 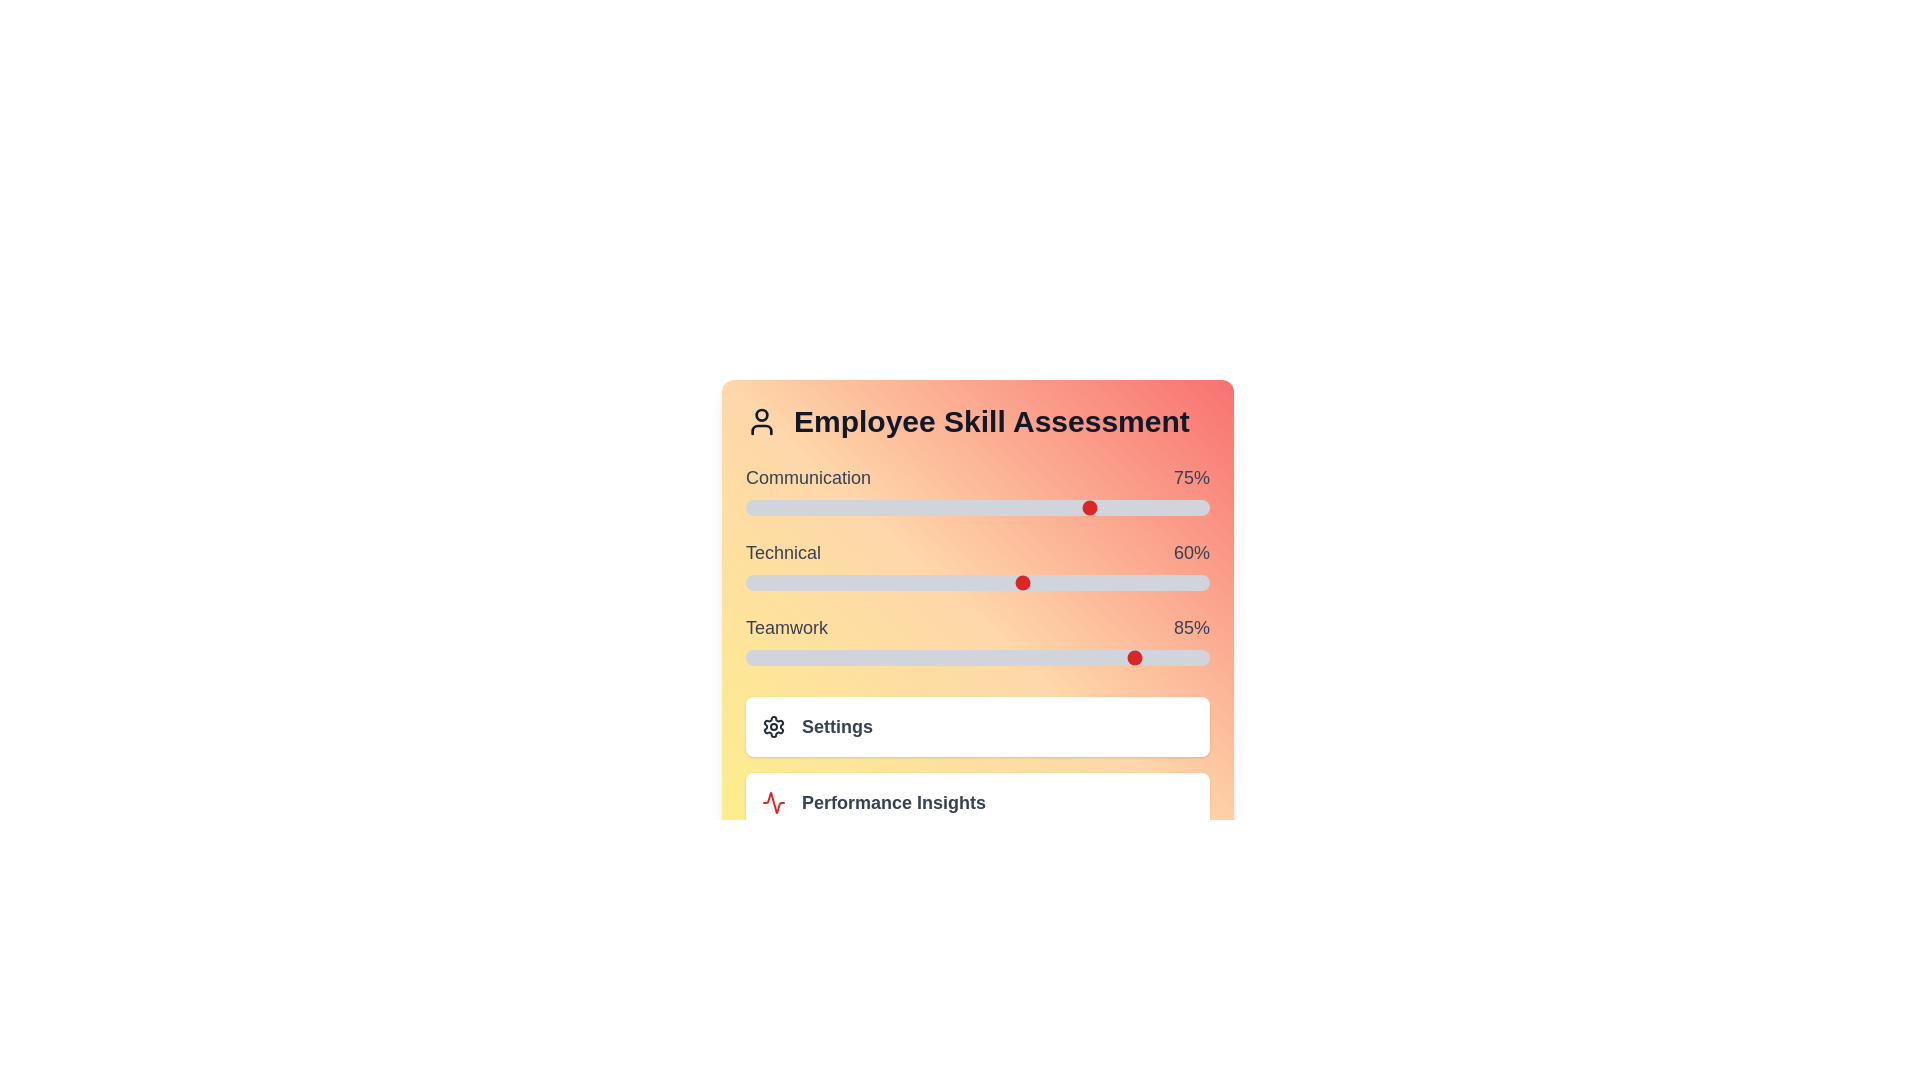 I want to click on the 1 slider to 58%, so click(x=1246, y=582).